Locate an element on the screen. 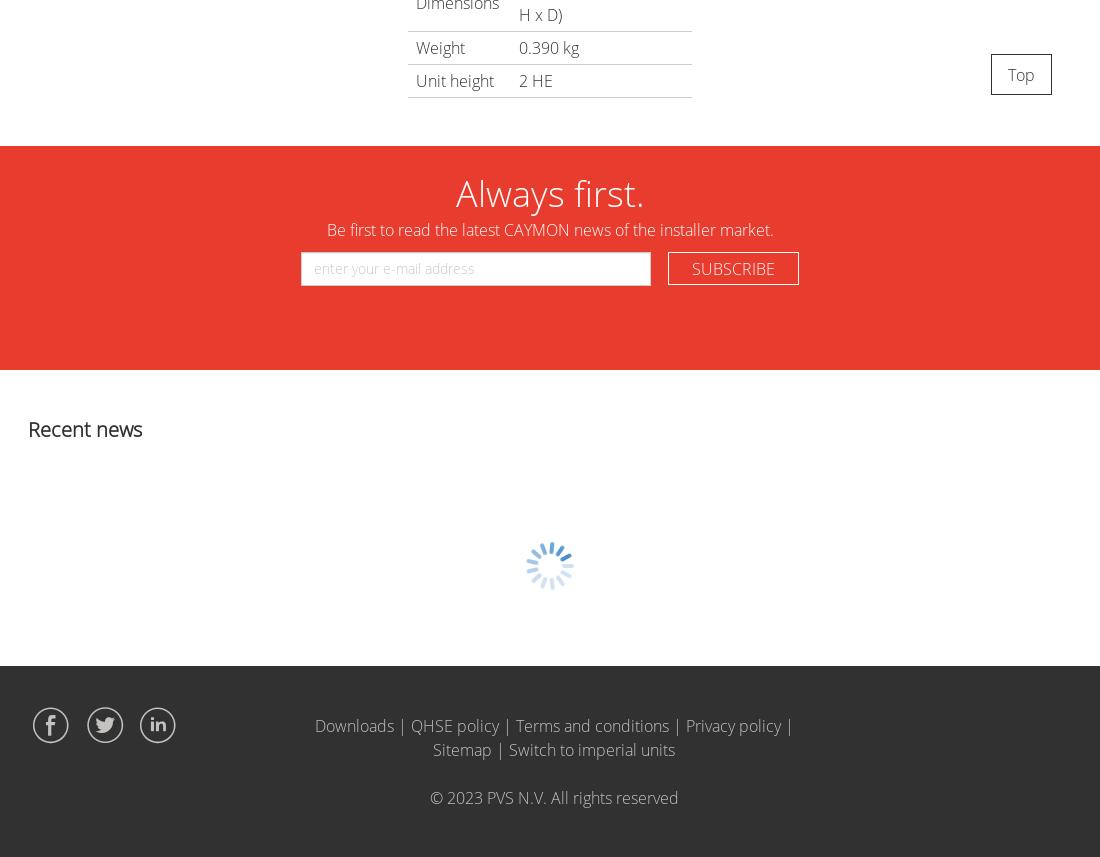  'Switch to imperial units' is located at coordinates (591, 748).